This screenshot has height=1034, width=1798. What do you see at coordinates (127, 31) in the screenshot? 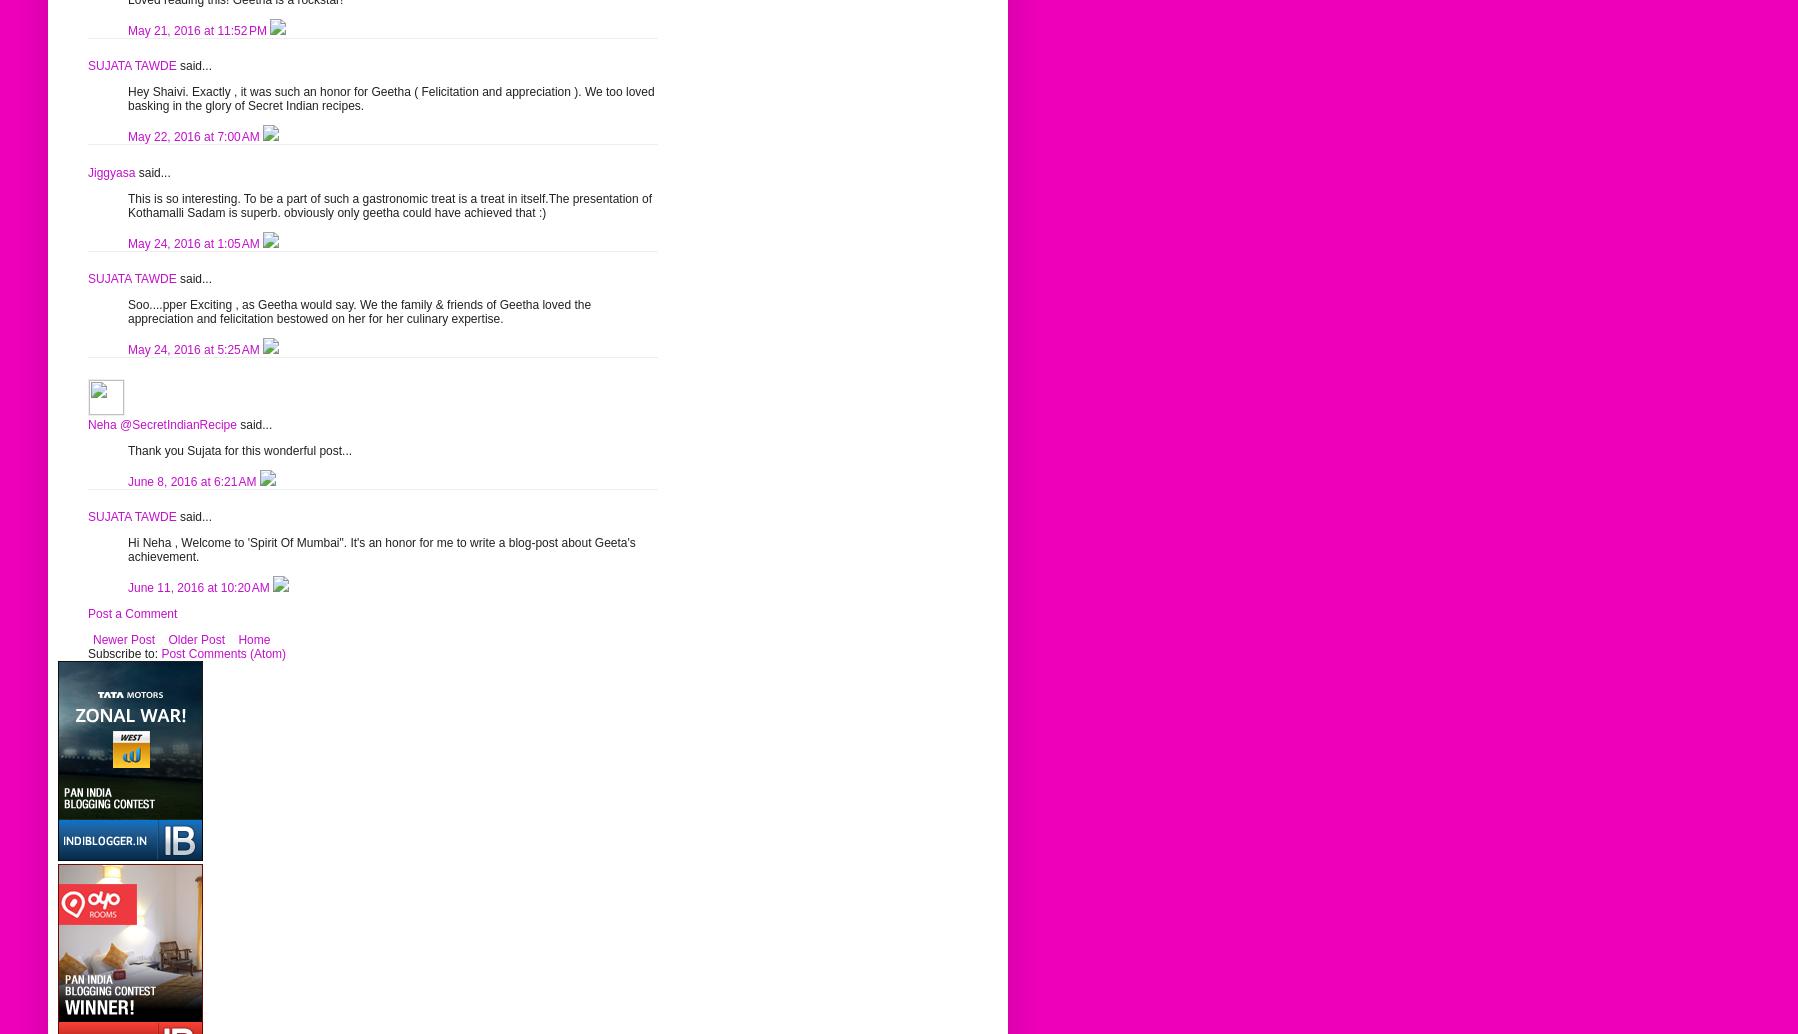
I see `'May 21, 2016 at 11:52 PM'` at bounding box center [127, 31].